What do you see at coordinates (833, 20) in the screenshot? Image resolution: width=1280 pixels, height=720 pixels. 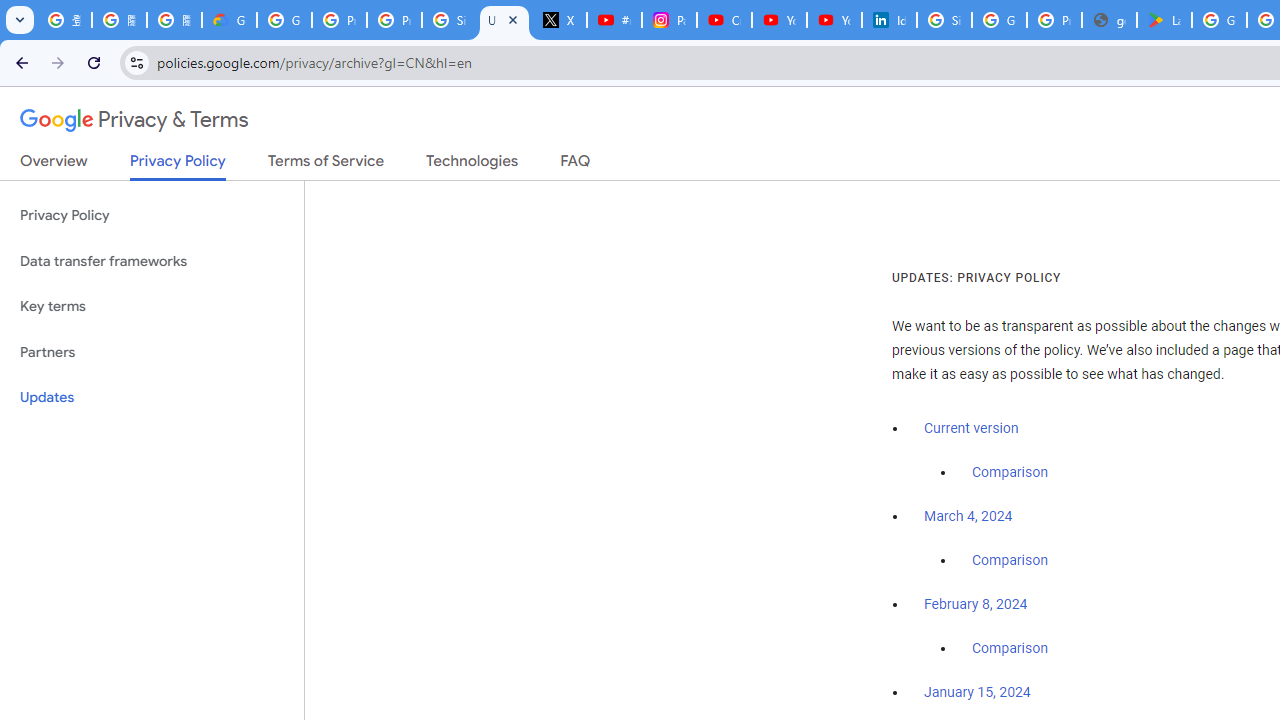 I see `'YouTube Culture & Trends - YouTube Top 10, 2021'` at bounding box center [833, 20].